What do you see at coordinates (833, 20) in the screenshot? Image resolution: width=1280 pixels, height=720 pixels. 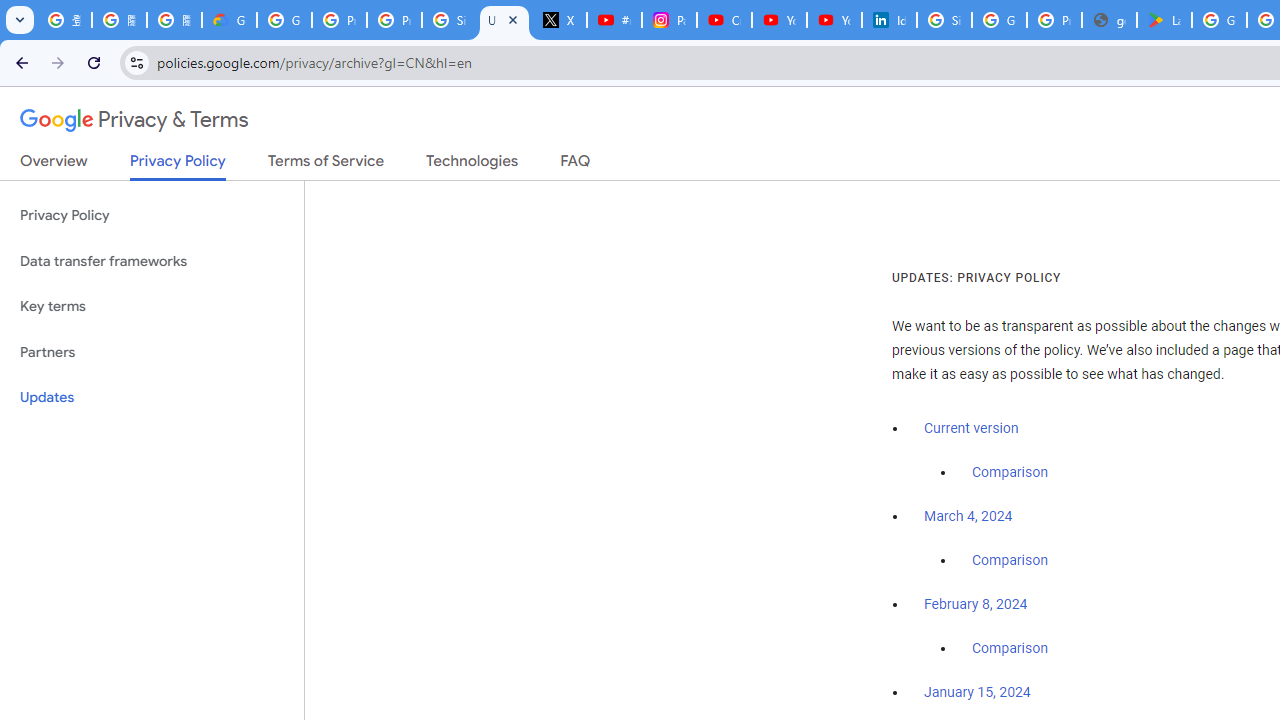 I see `'YouTube Culture & Trends - YouTube Top 10, 2021'` at bounding box center [833, 20].